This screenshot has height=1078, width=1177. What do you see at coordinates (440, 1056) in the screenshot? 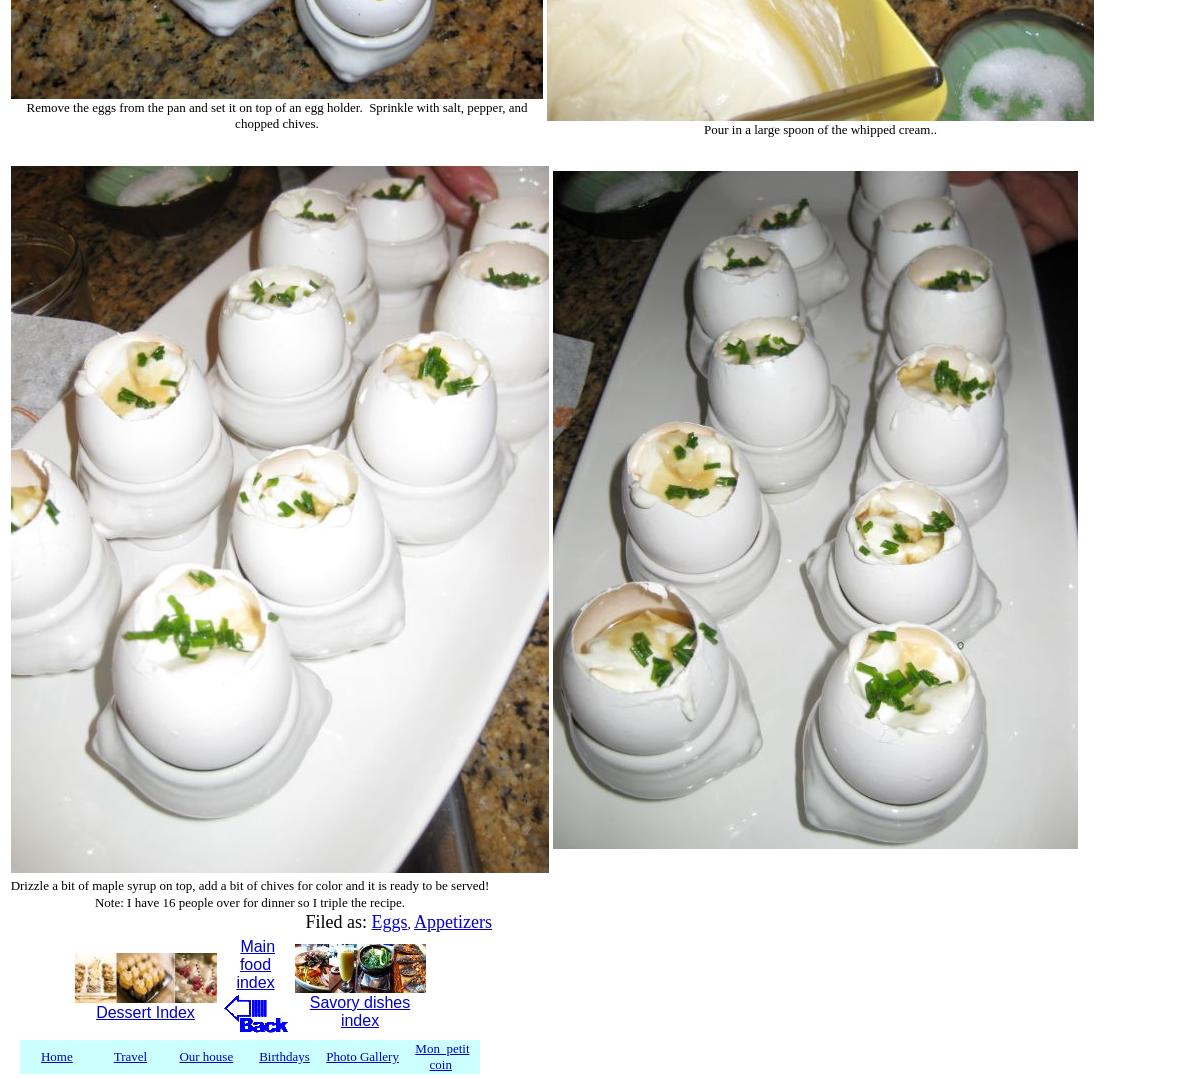
I see `'Mon  
    petit coin'` at bounding box center [440, 1056].